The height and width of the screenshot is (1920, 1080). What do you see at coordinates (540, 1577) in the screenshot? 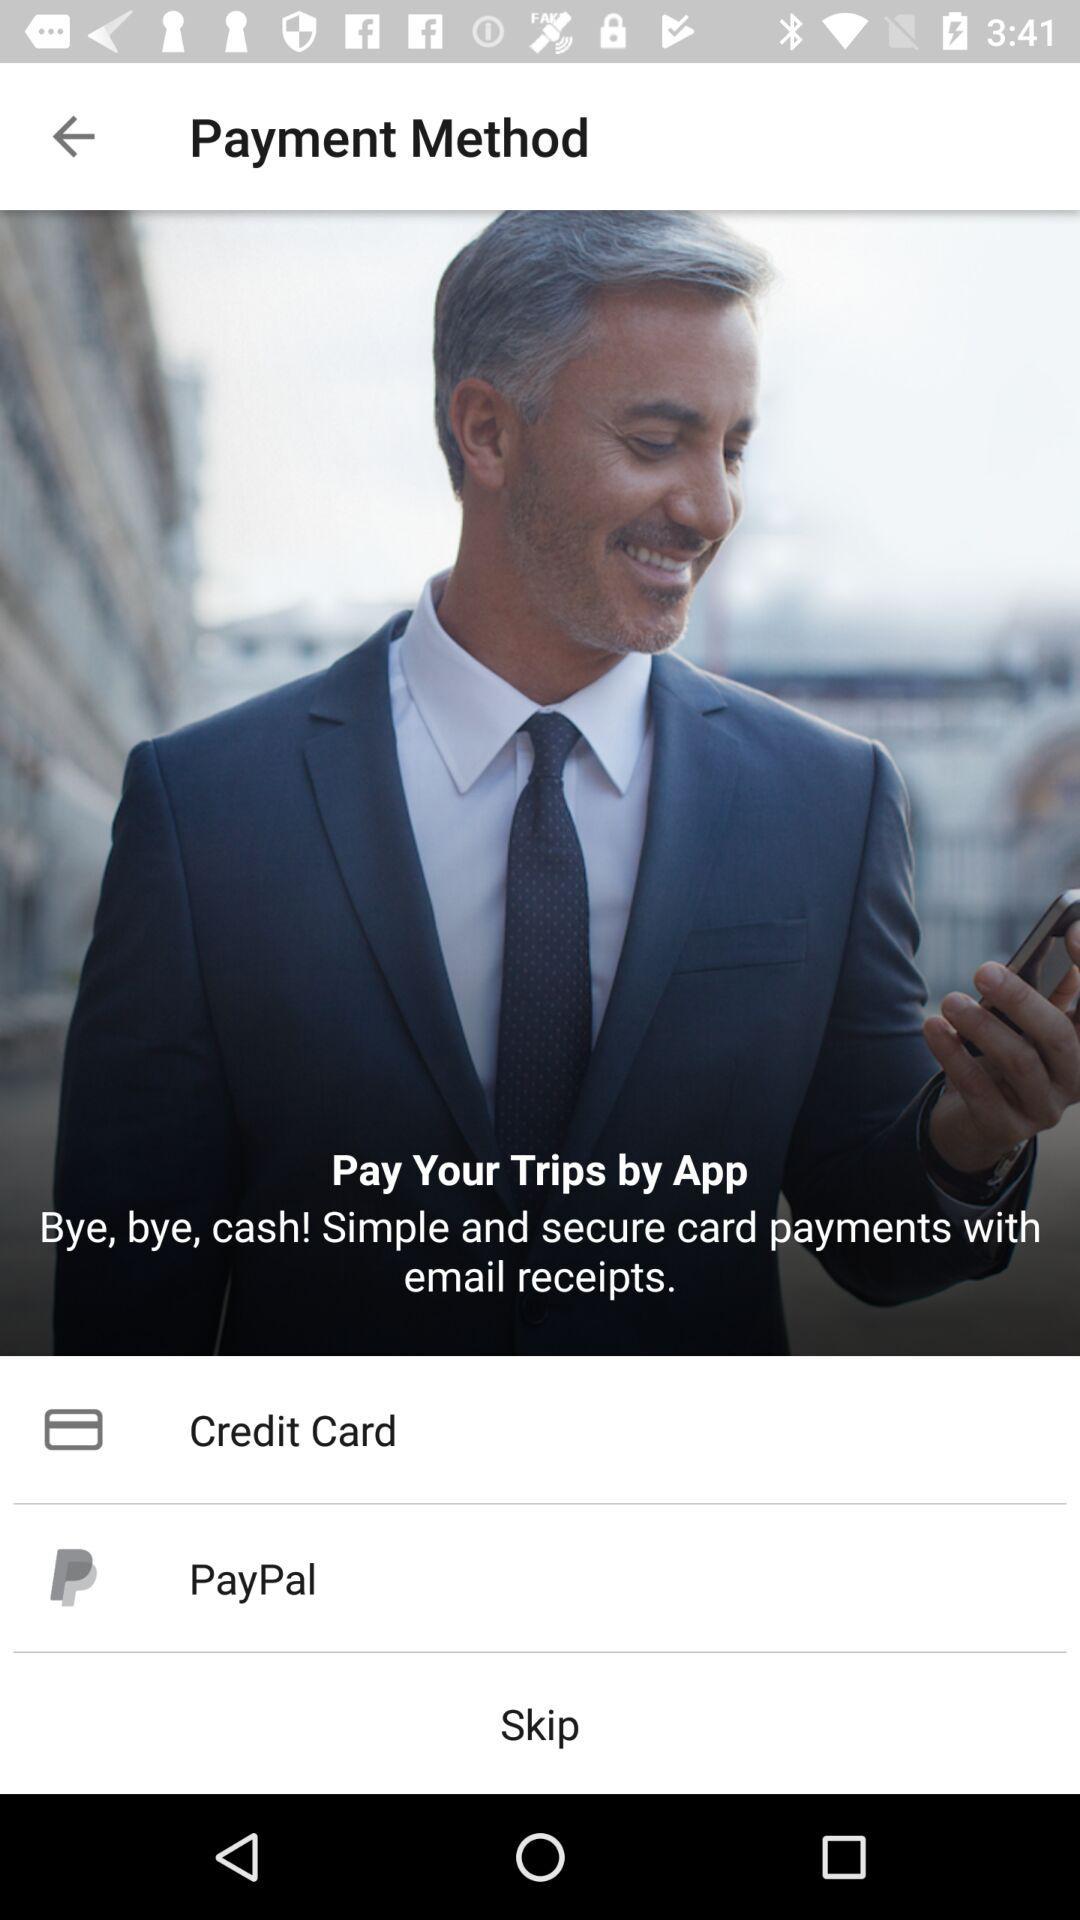
I see `paypal item` at bounding box center [540, 1577].